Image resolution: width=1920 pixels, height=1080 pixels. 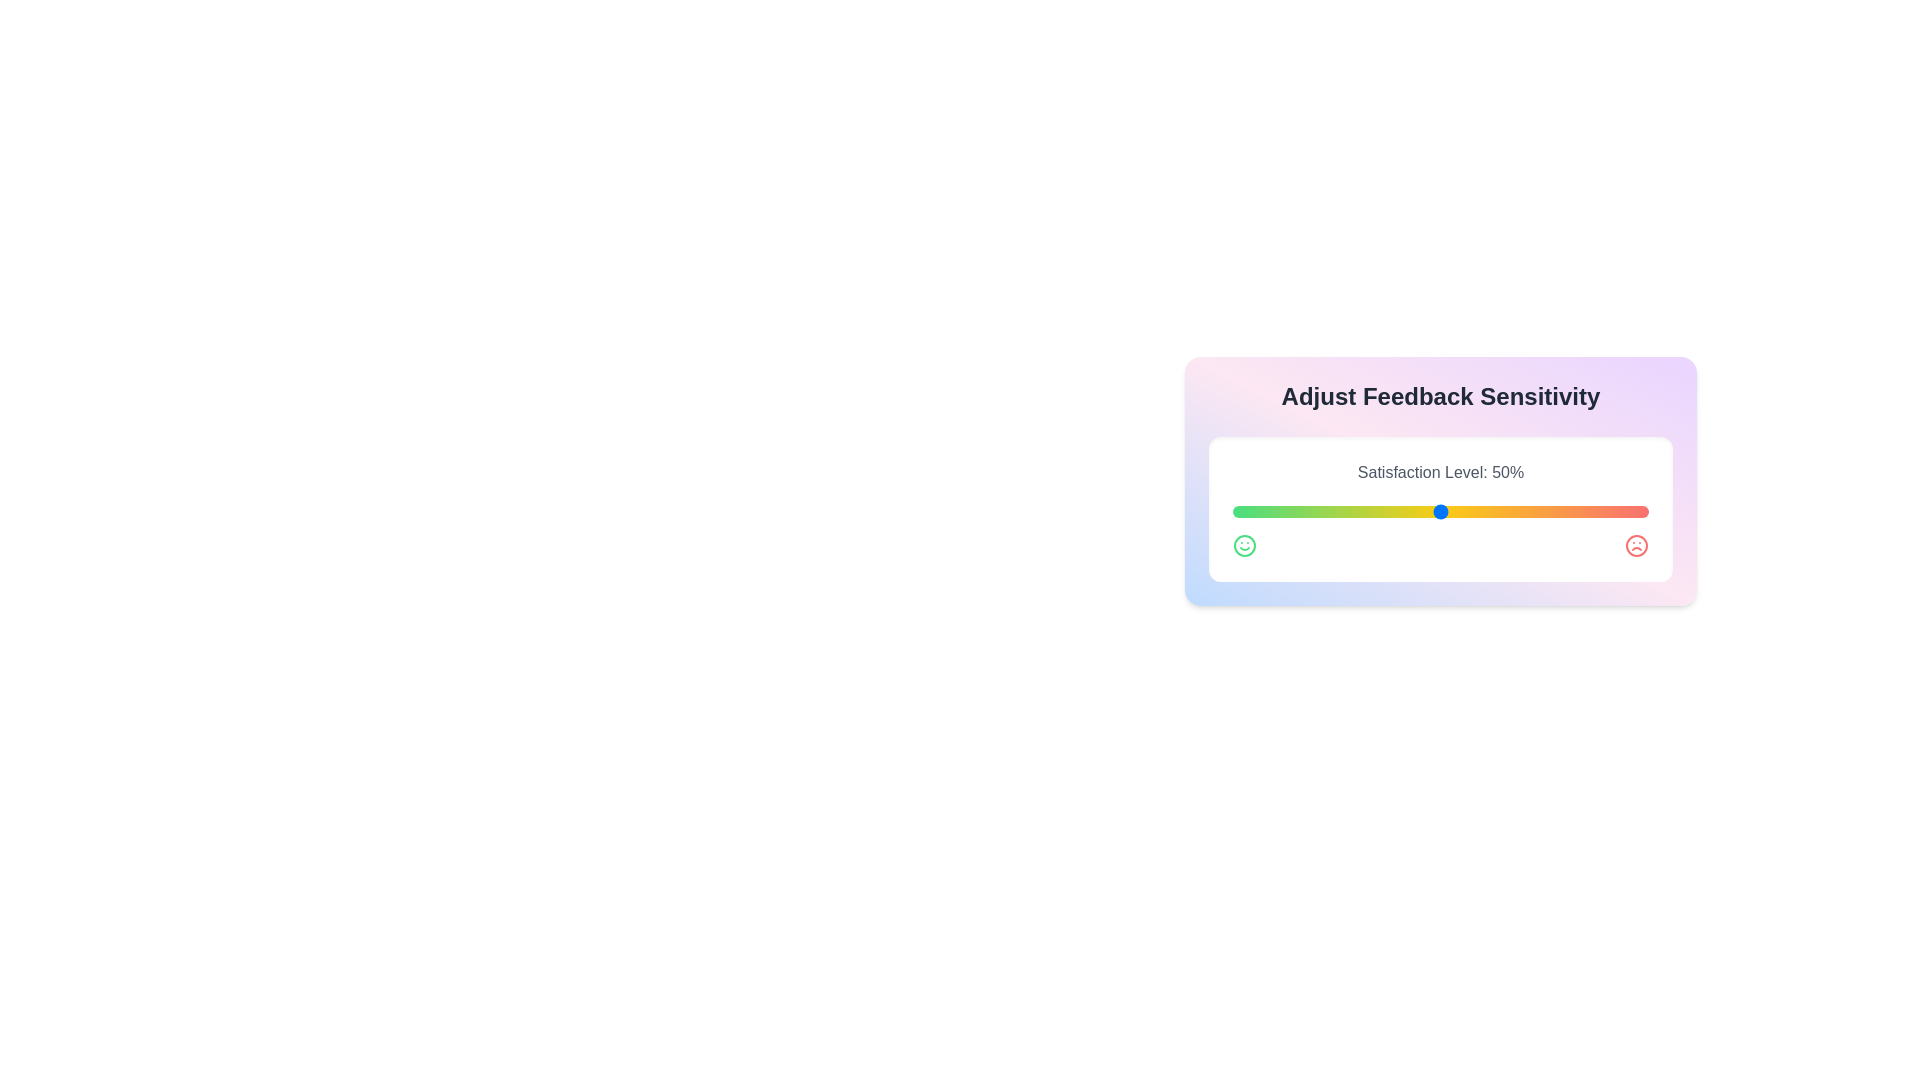 I want to click on the satisfaction level slider to 94%, so click(x=1624, y=511).